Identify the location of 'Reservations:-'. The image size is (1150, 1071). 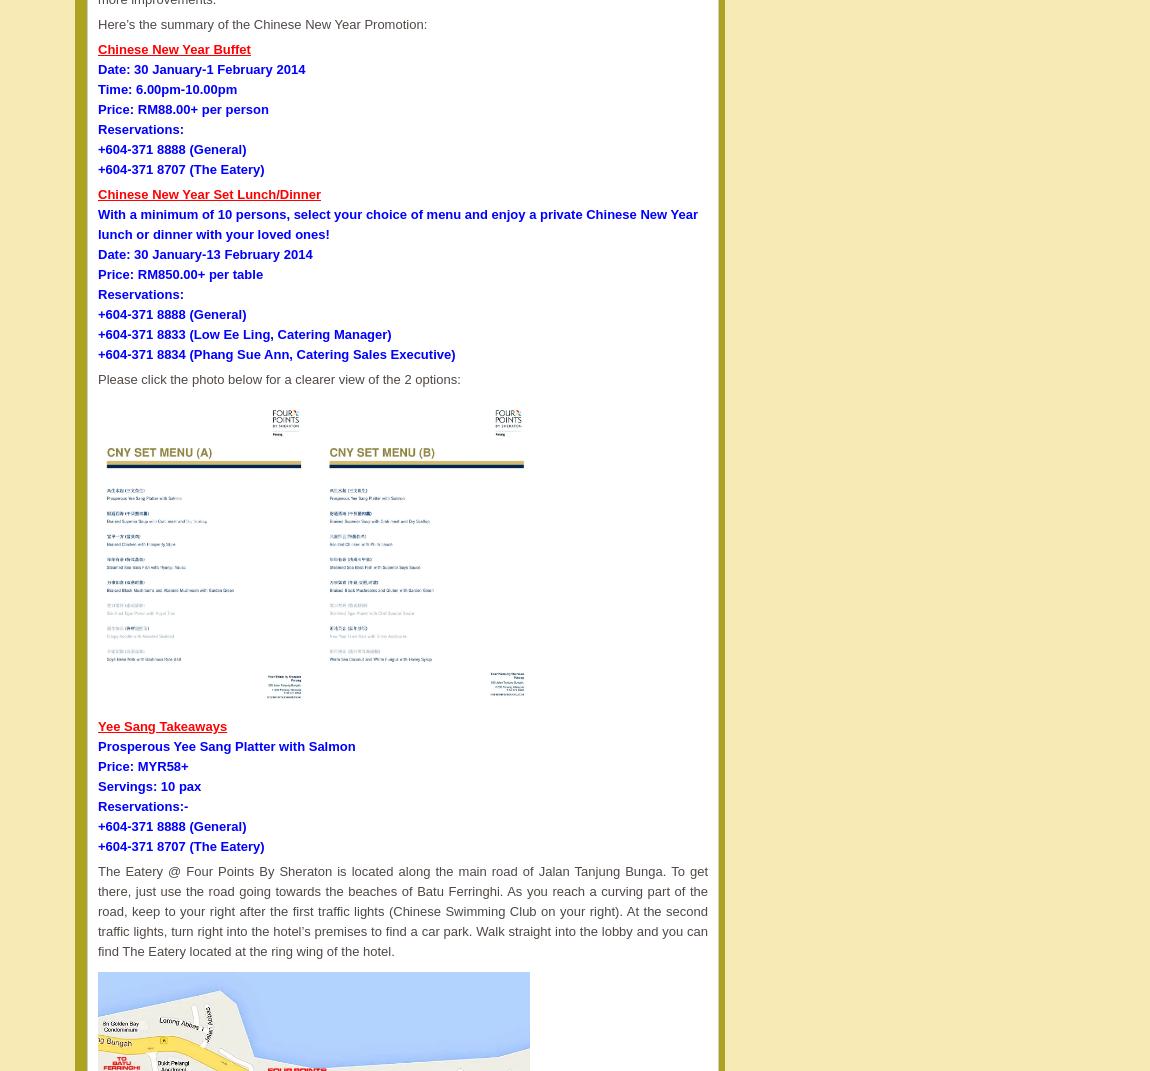
(141, 804).